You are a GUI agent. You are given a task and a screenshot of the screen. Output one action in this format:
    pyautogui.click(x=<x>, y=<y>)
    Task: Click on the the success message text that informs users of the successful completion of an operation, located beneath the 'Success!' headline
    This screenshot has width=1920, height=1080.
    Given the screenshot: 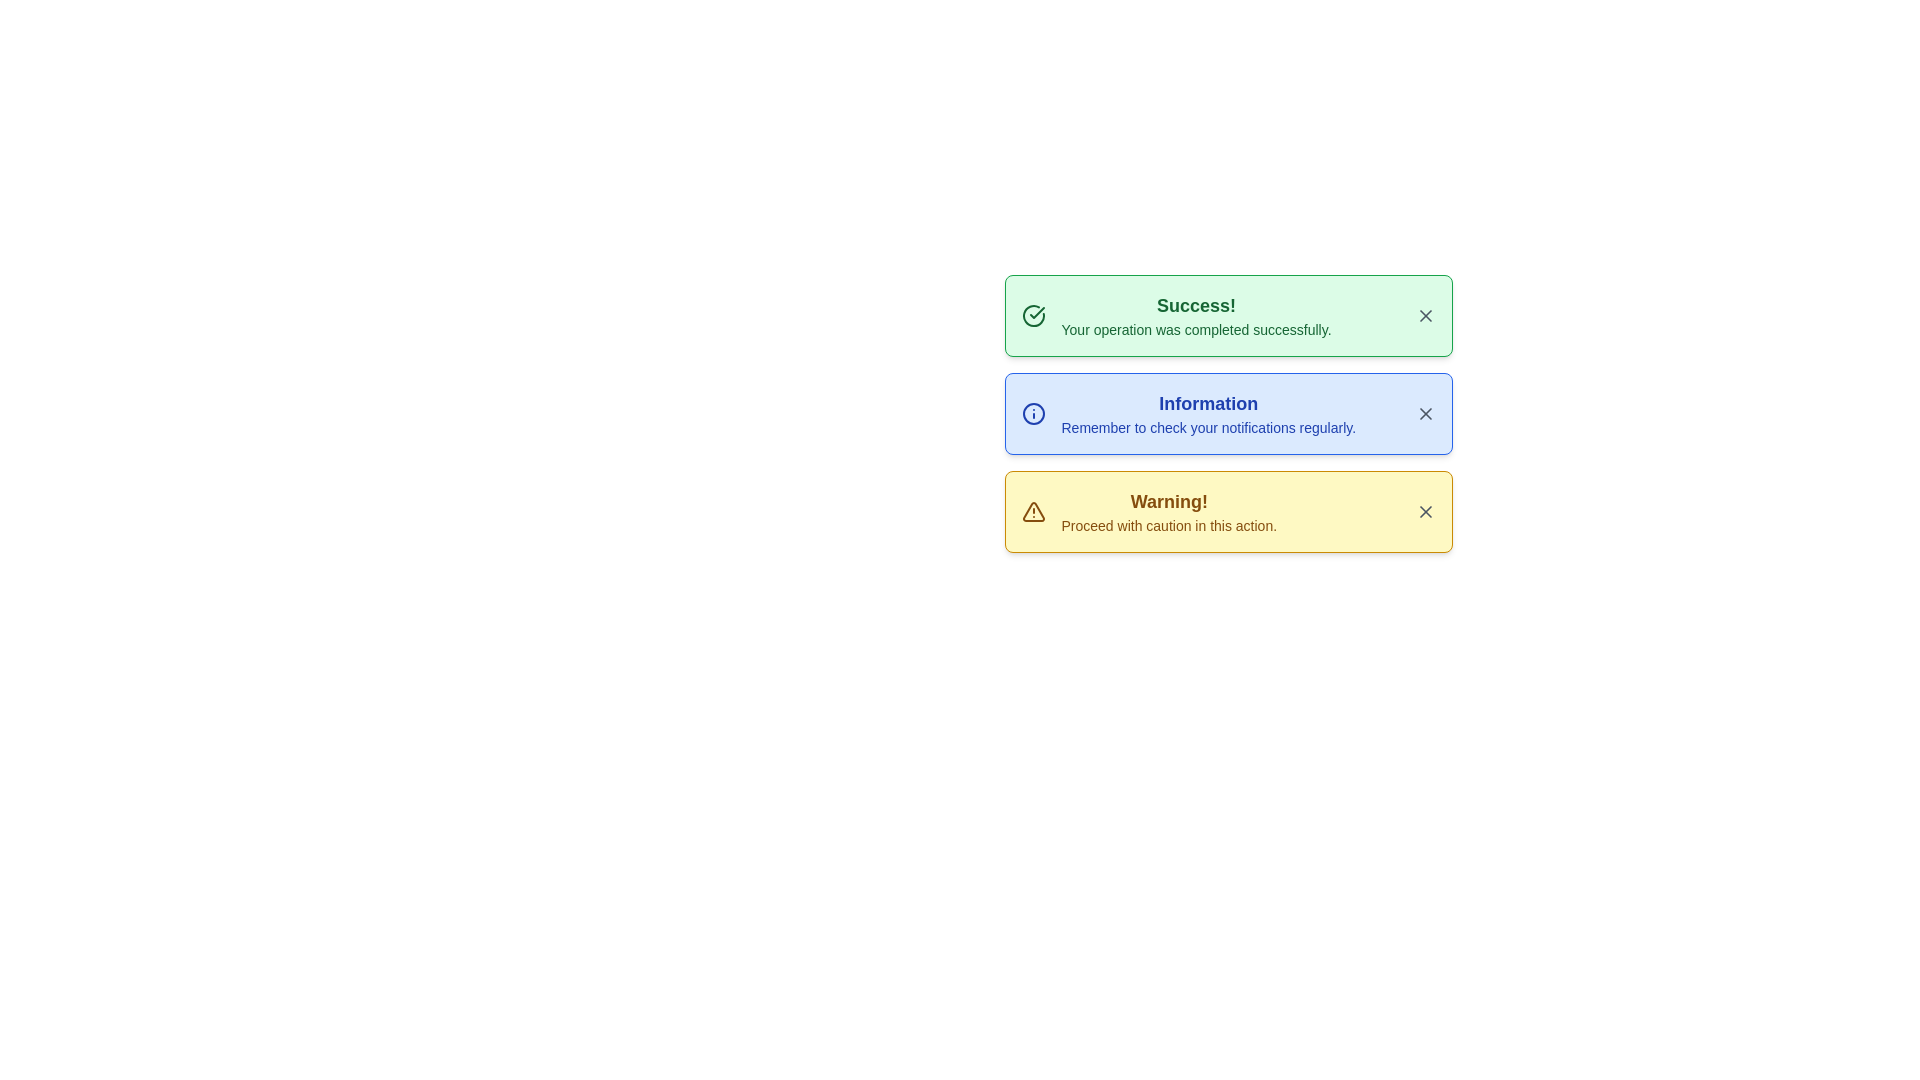 What is the action you would take?
    pyautogui.click(x=1196, y=329)
    